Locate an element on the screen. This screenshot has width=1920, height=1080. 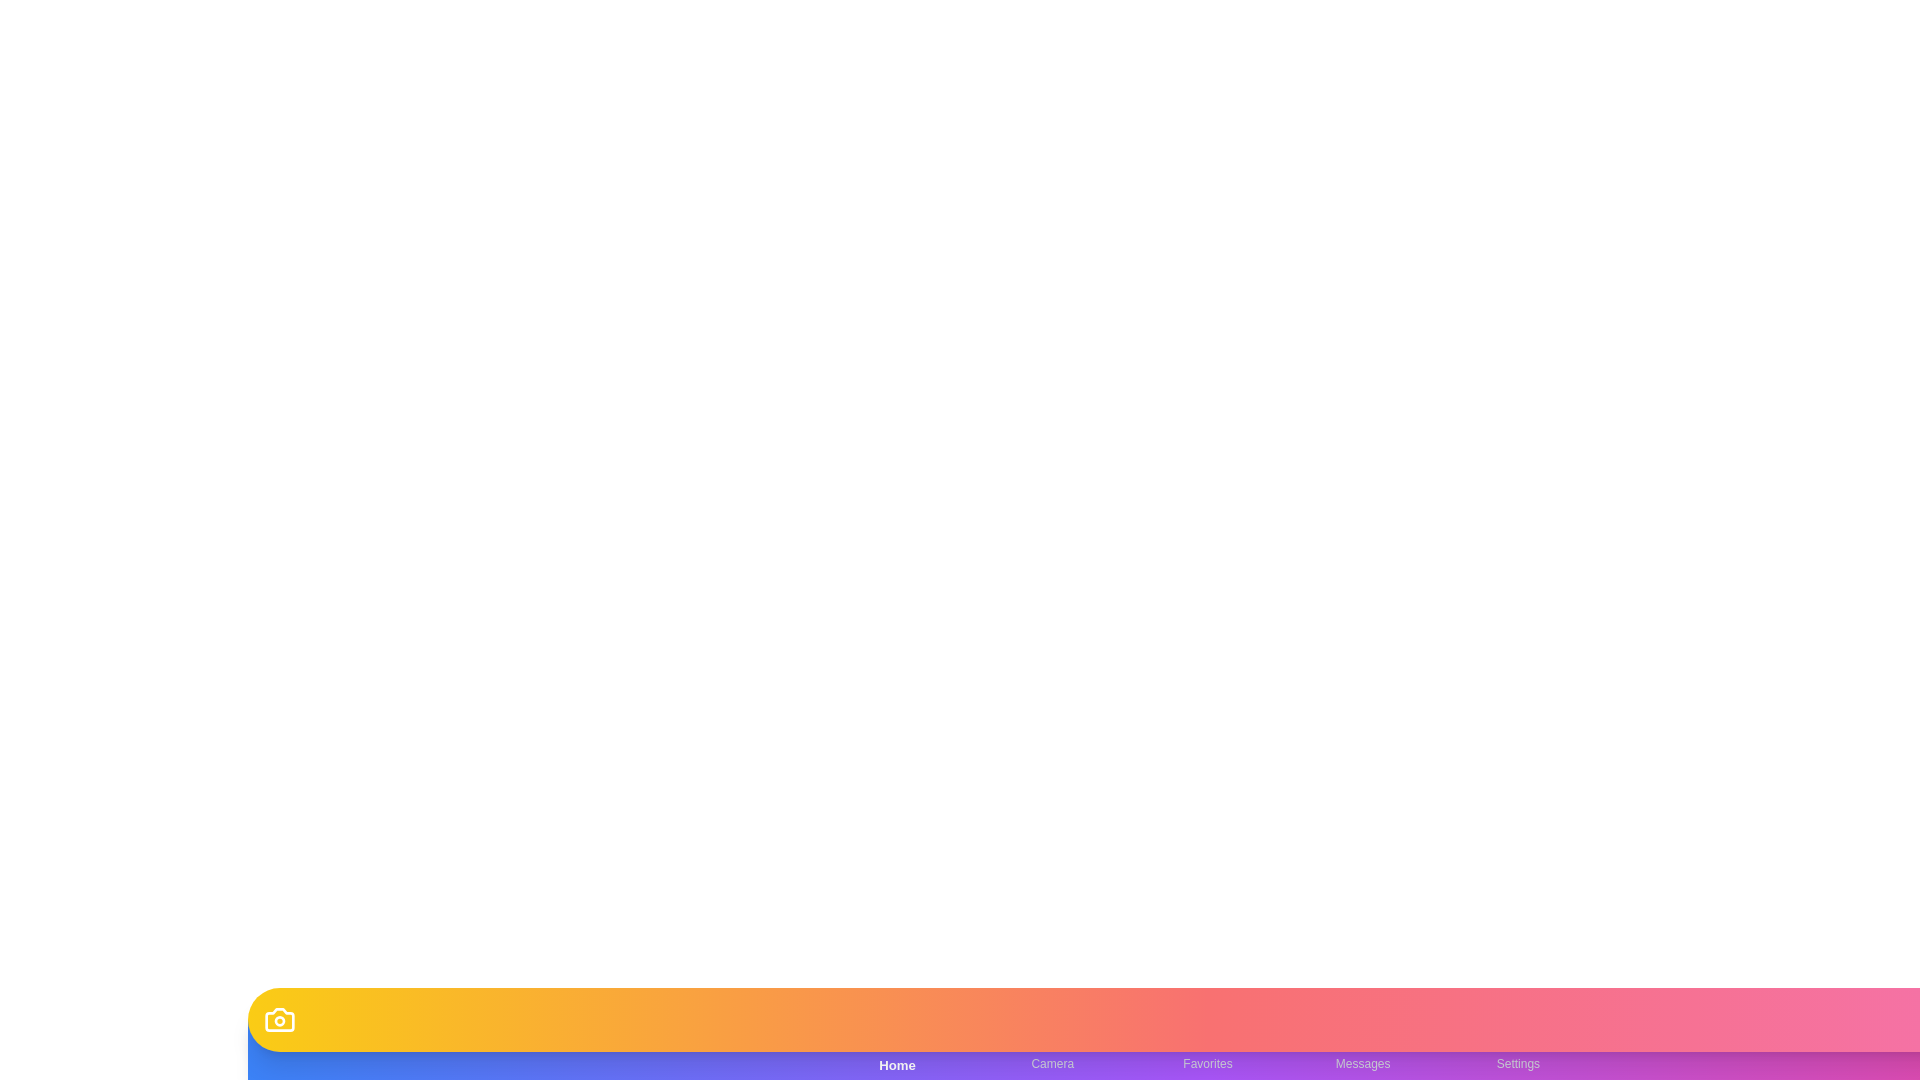
the Home button to observe its hover effect is located at coordinates (896, 1048).